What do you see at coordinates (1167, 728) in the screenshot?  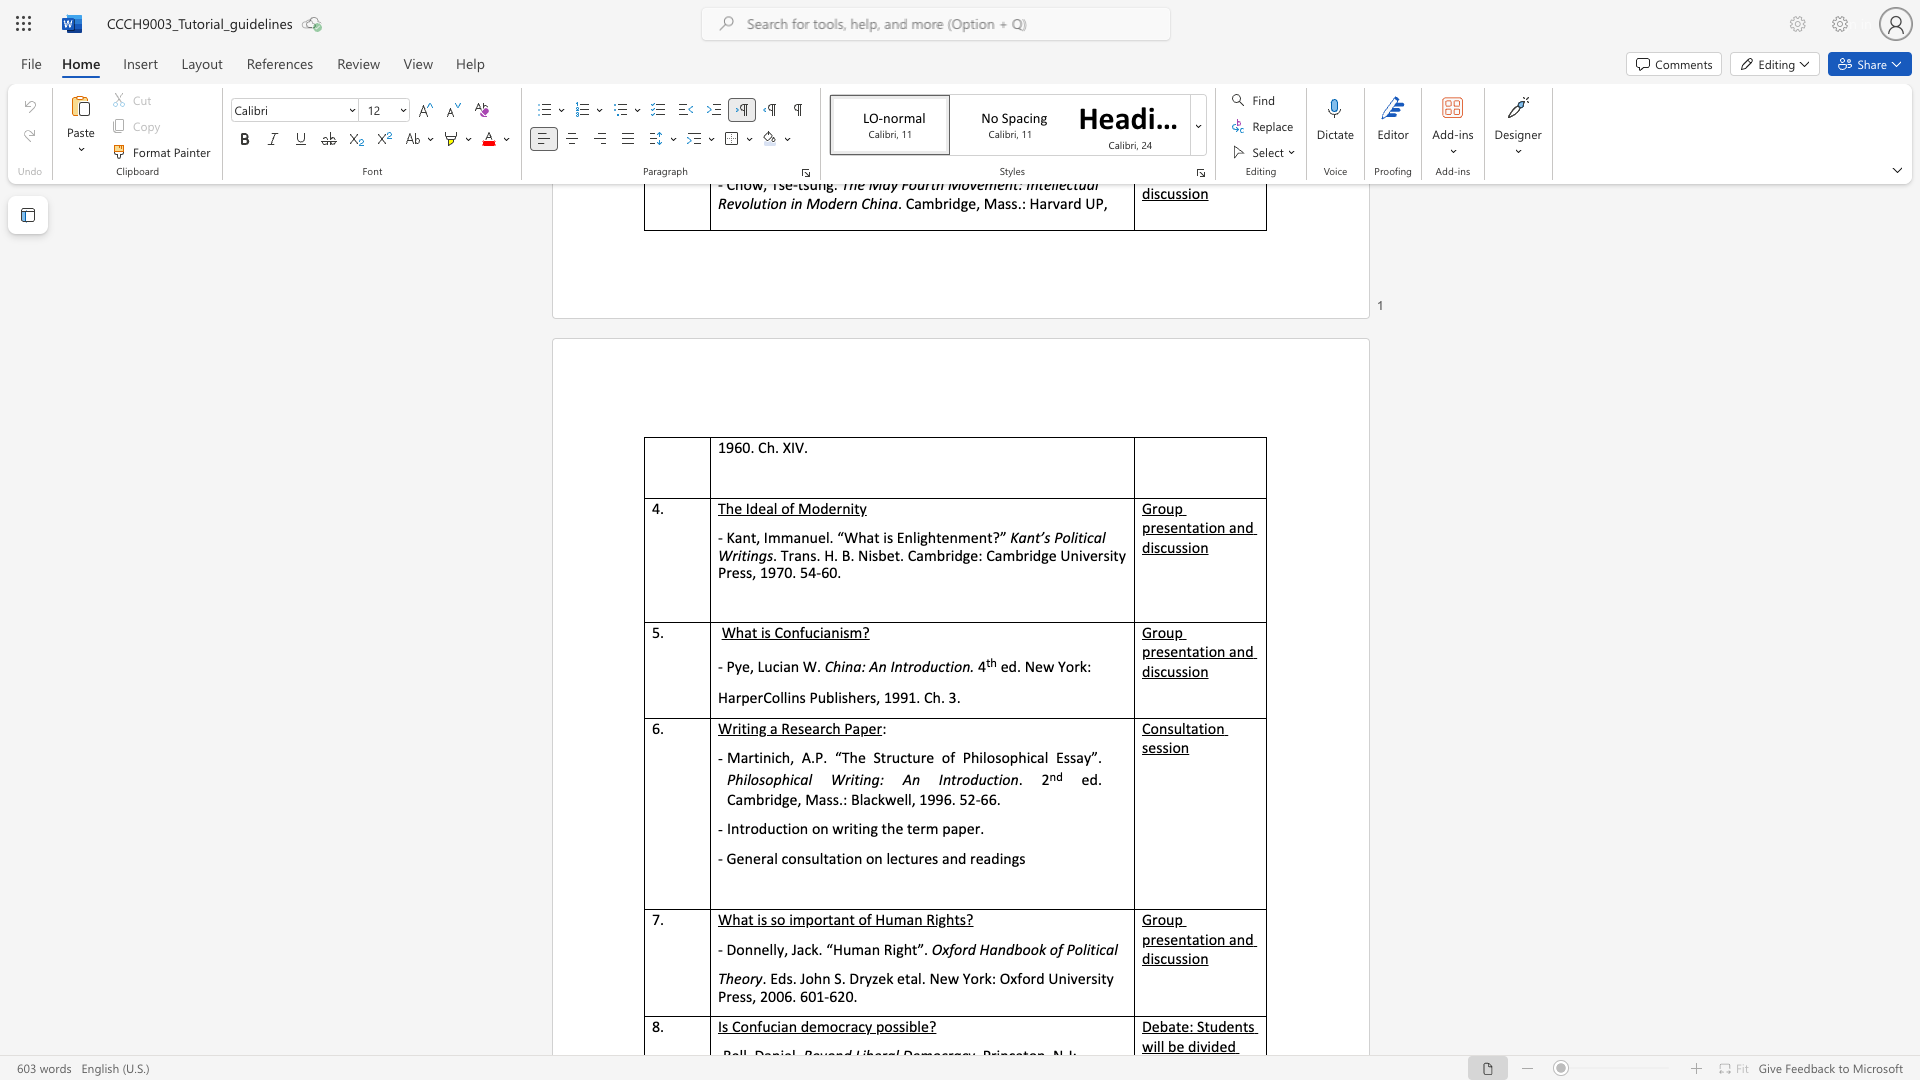 I see `the subset text "su" within the text "Consultation session"` at bounding box center [1167, 728].